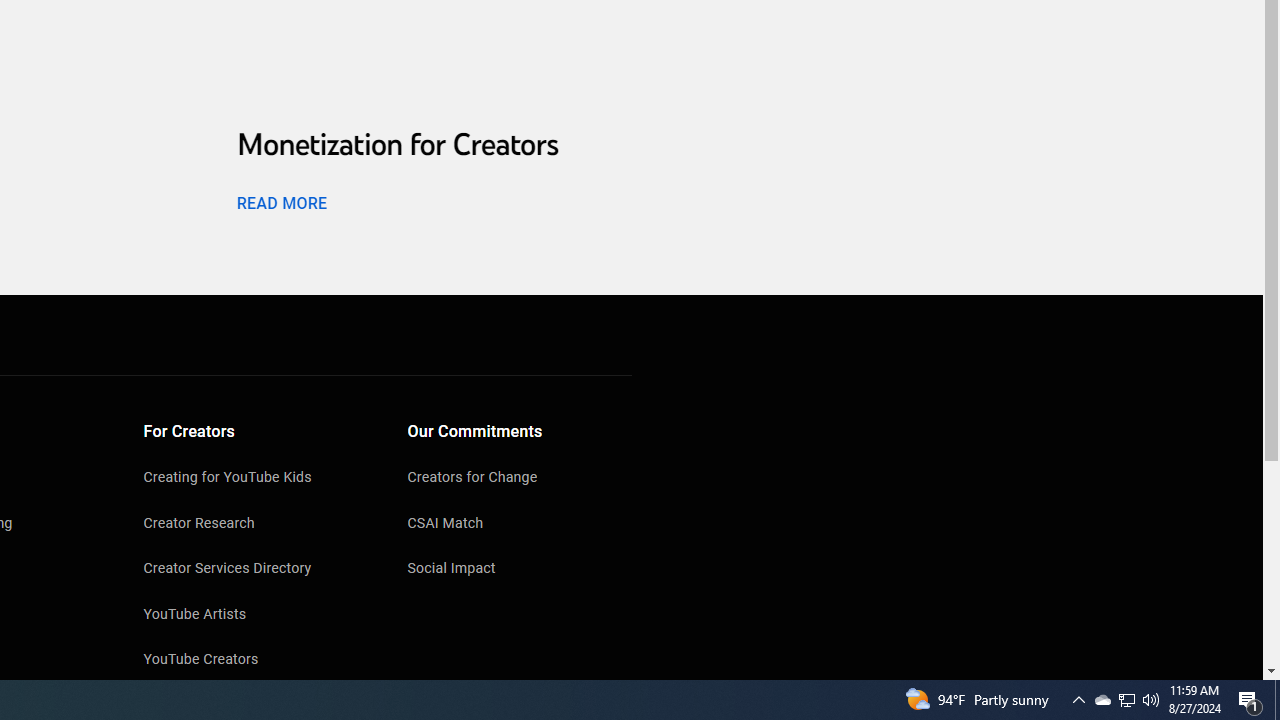  Describe the element at coordinates (519, 570) in the screenshot. I see `'Social Impact'` at that location.